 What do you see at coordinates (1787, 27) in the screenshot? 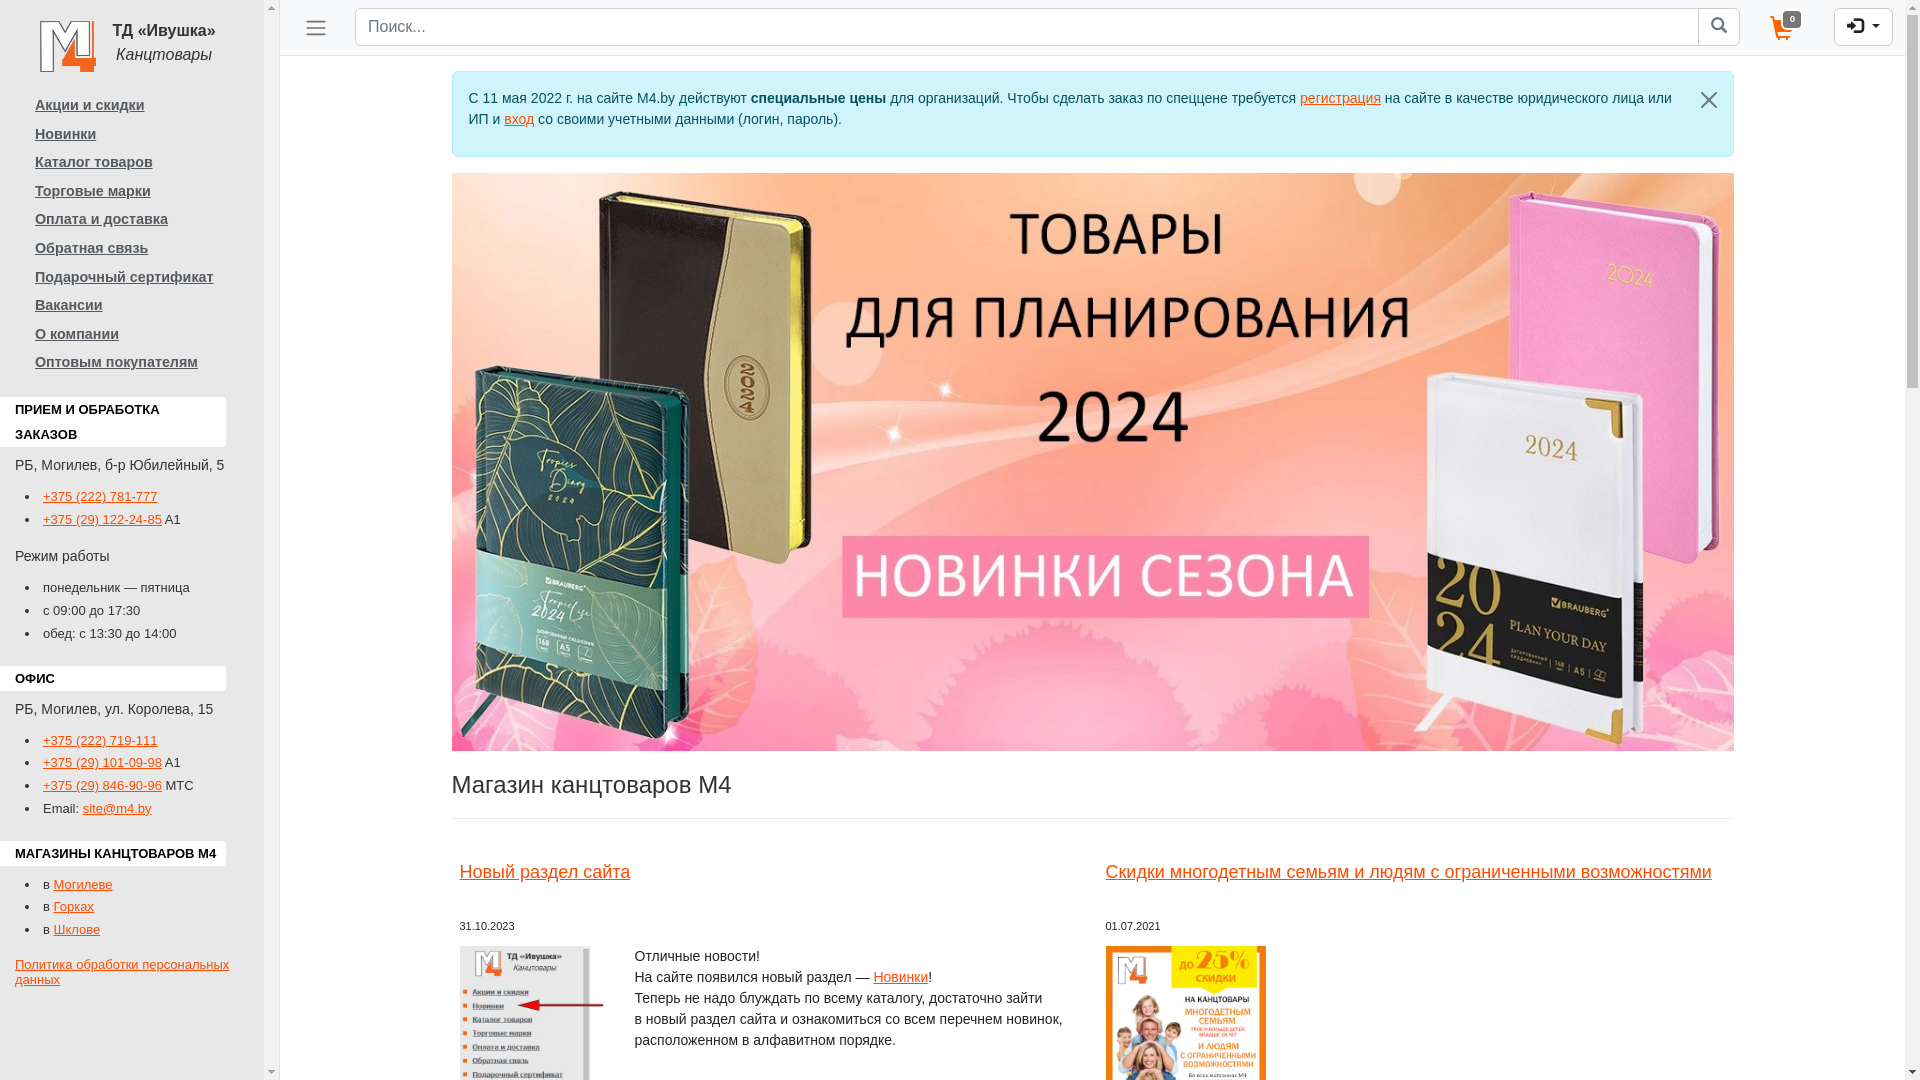
I see `'0'` at bounding box center [1787, 27].